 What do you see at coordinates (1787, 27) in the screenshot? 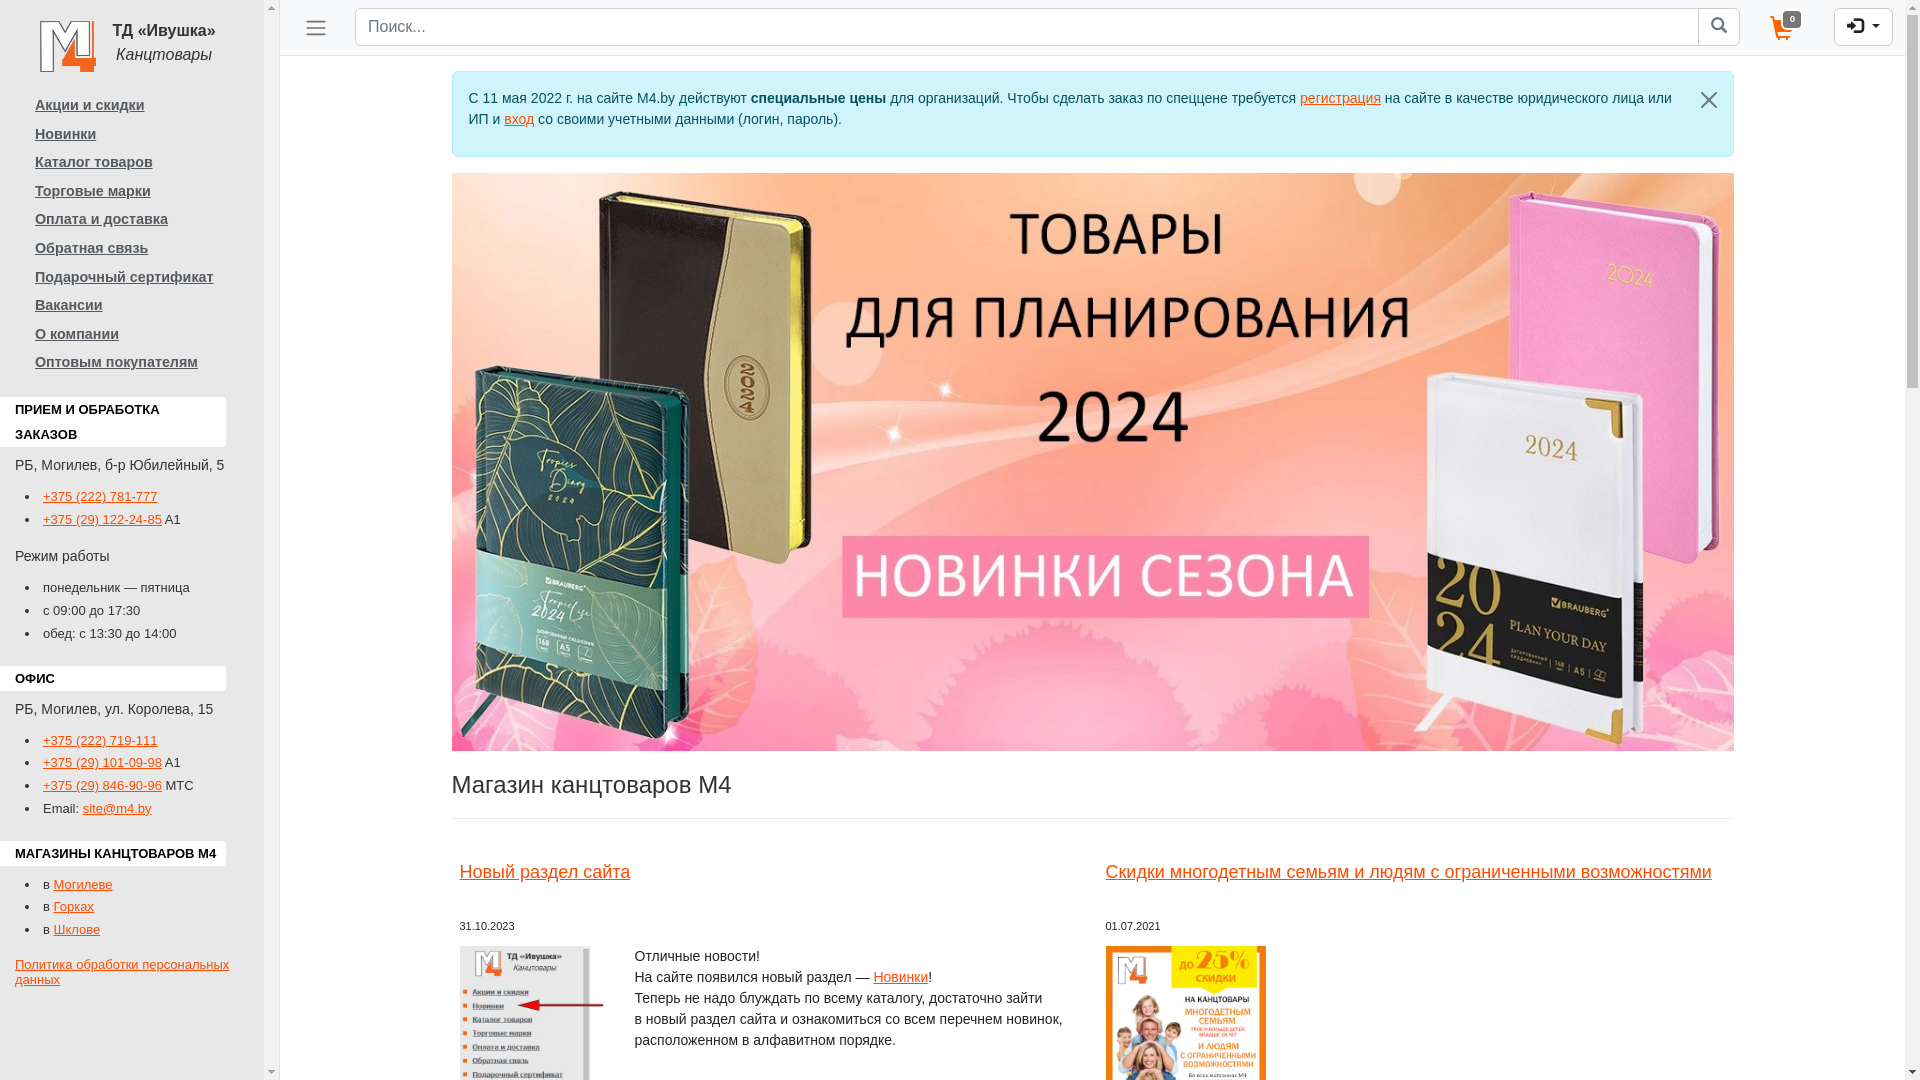
I see `'0'` at bounding box center [1787, 27].